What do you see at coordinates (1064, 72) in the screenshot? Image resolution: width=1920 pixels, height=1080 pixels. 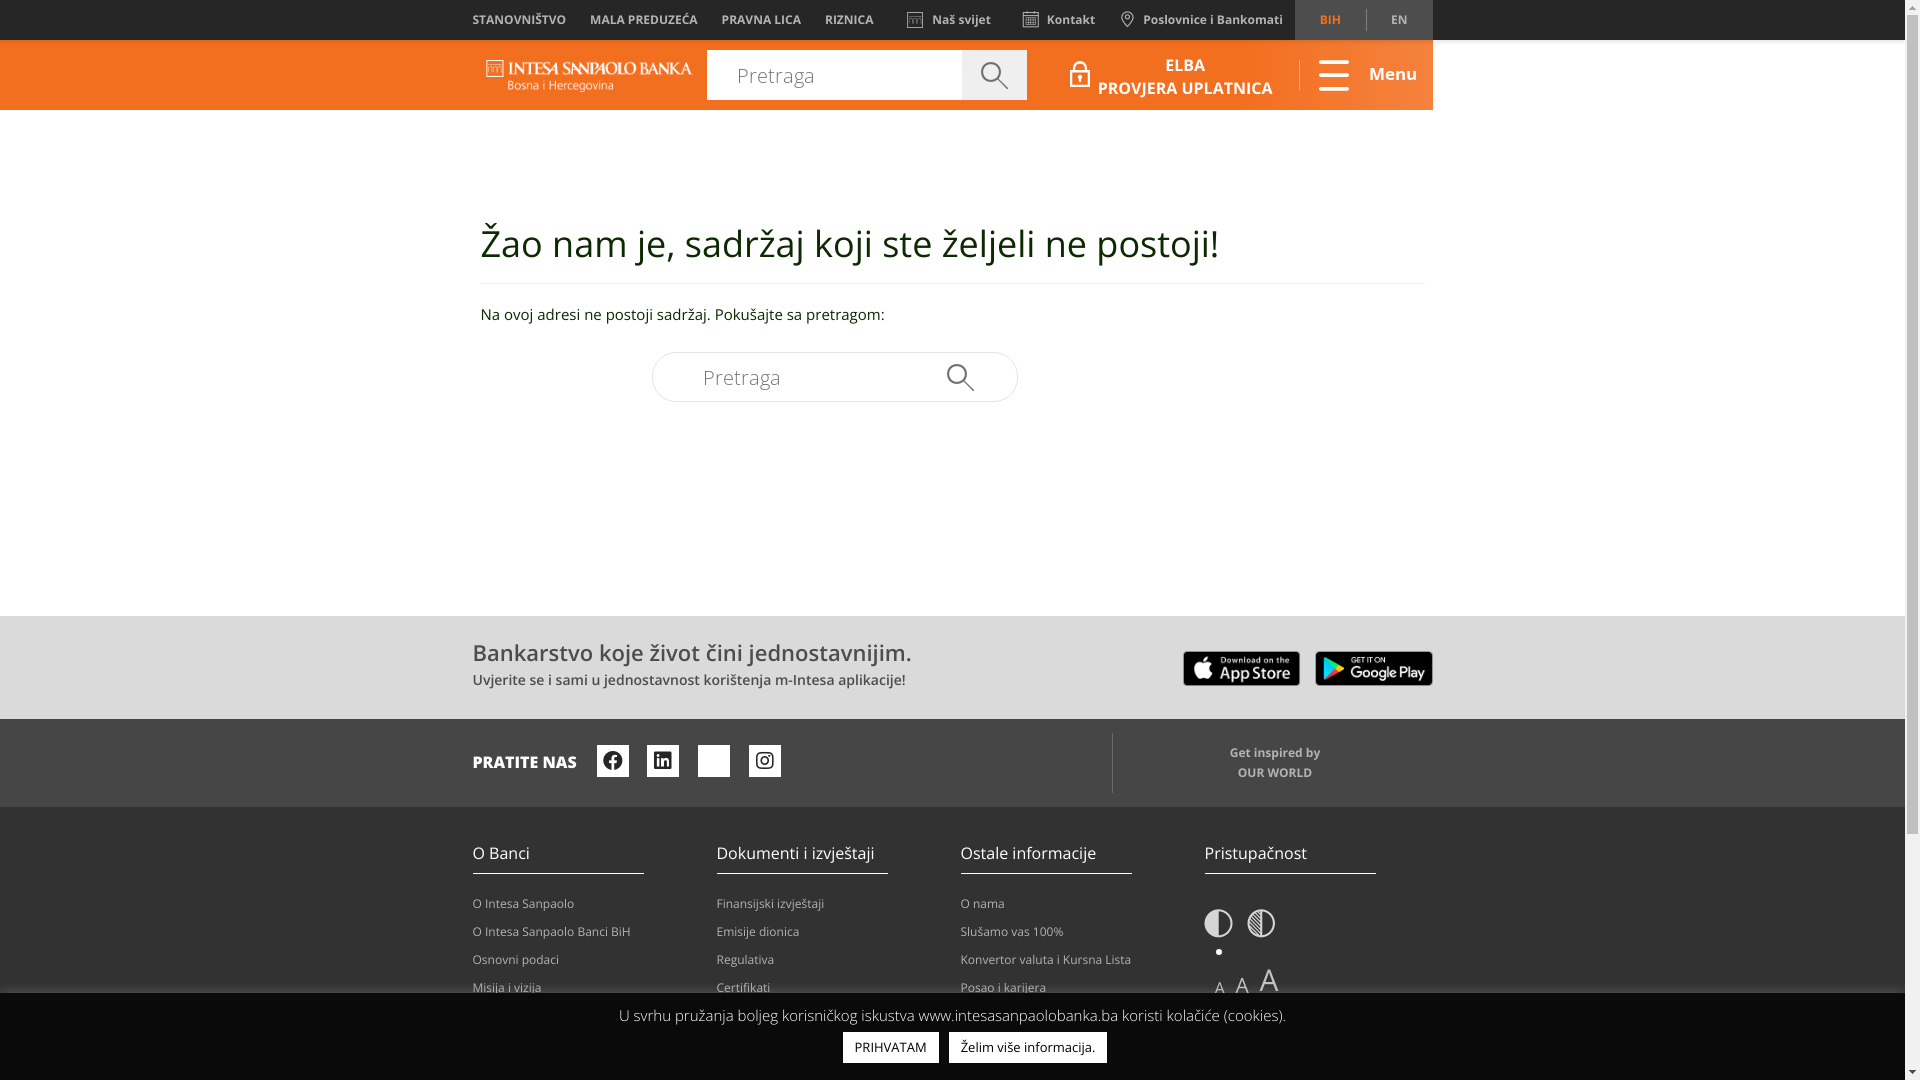 I see `'ELBA` at bounding box center [1064, 72].